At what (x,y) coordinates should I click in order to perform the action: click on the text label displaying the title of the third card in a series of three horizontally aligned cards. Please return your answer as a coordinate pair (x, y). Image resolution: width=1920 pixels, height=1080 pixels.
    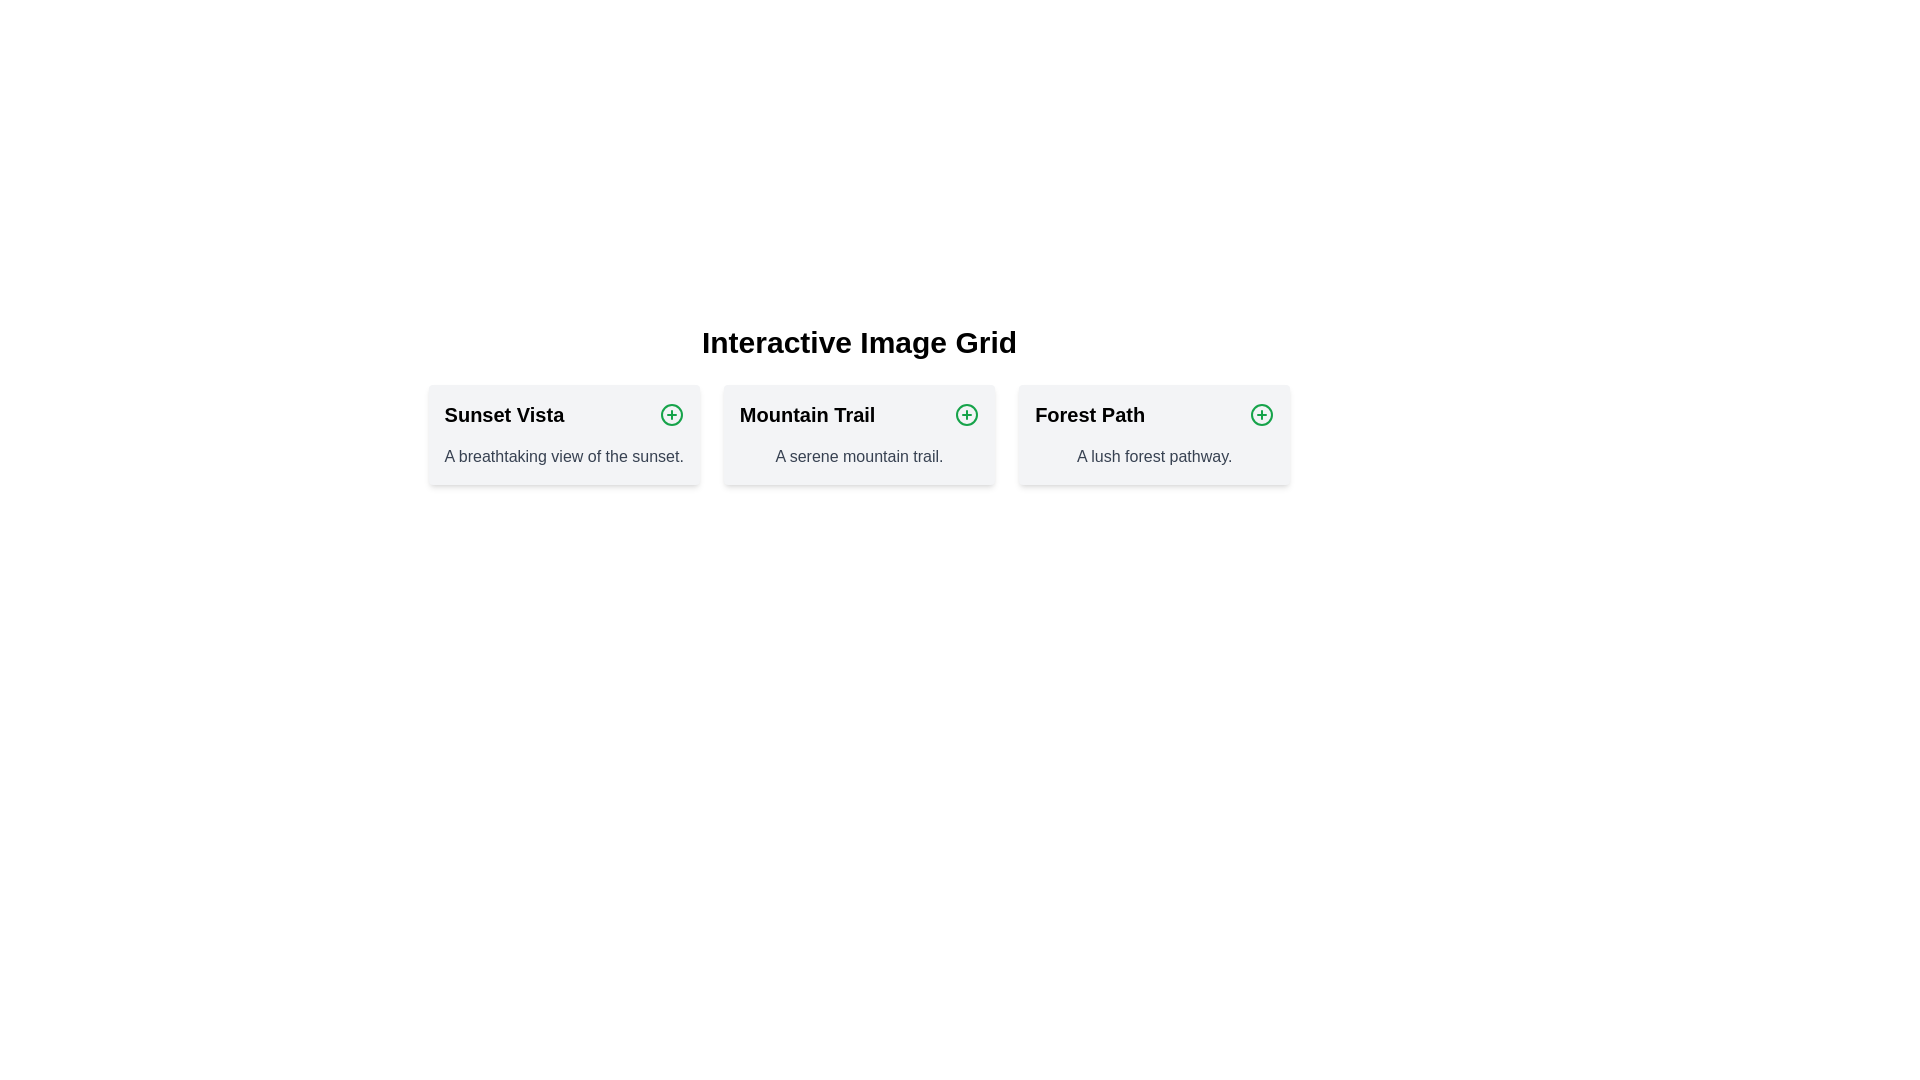
    Looking at the image, I should click on (1089, 414).